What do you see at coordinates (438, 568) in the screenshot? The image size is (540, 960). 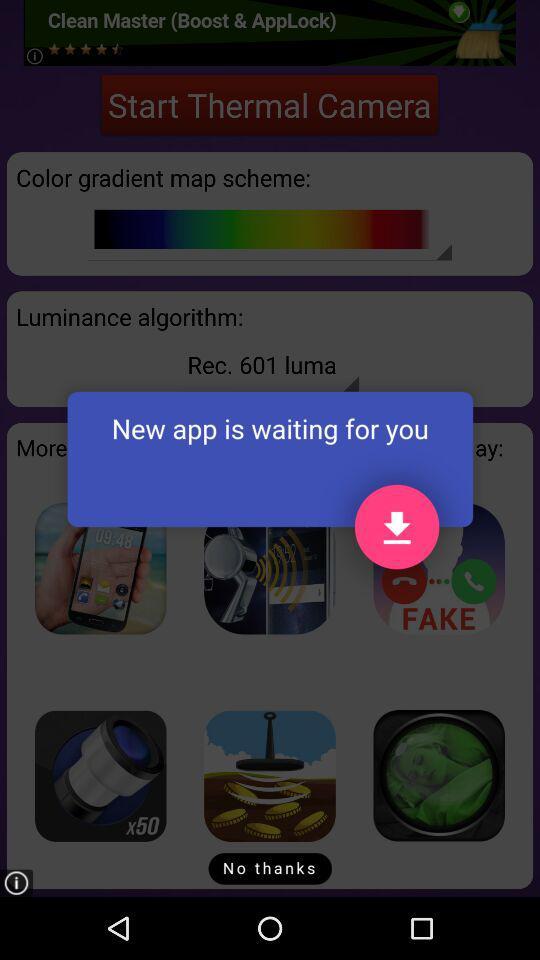 I see `download app` at bounding box center [438, 568].